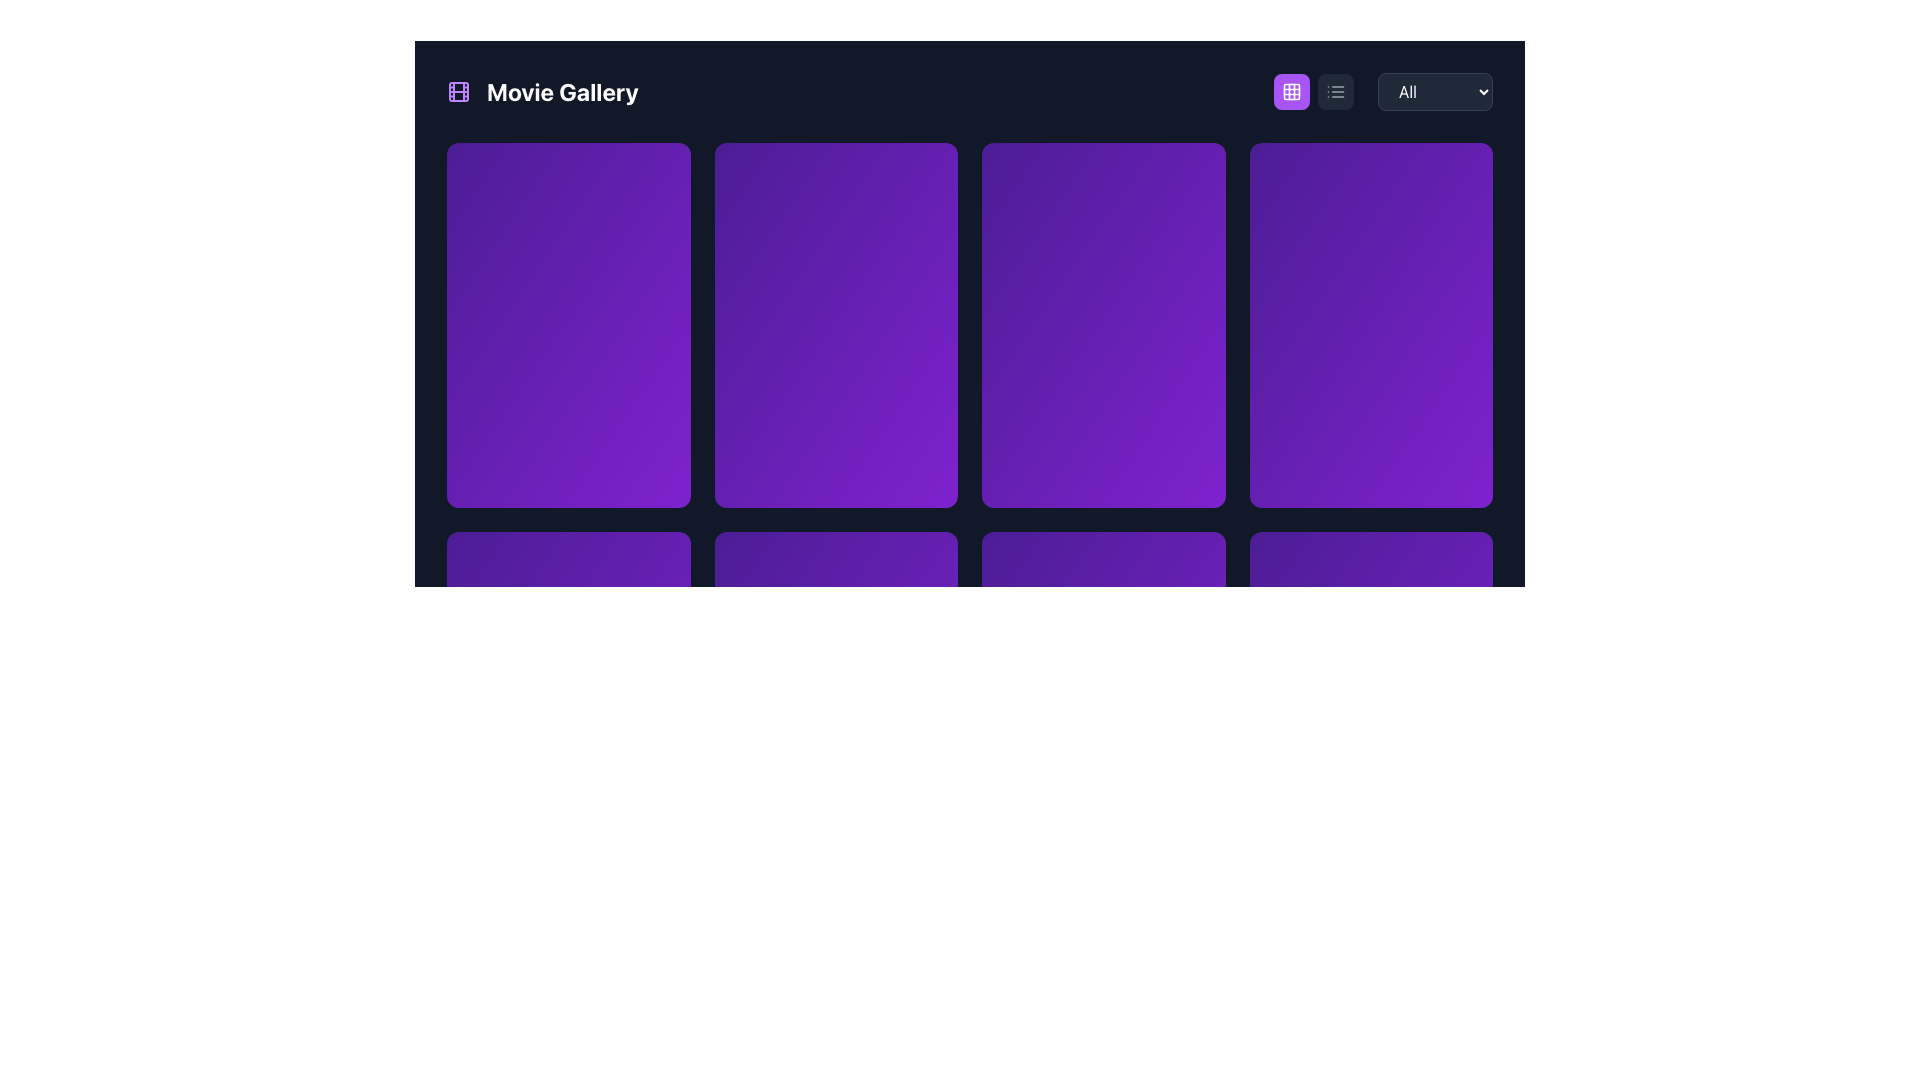 This screenshot has width=1920, height=1080. Describe the element at coordinates (561, 92) in the screenshot. I see `the 'Movie Gallery' label, which identifies the current section and is located near the top-left corner of the interface, following a film reel icon` at that location.